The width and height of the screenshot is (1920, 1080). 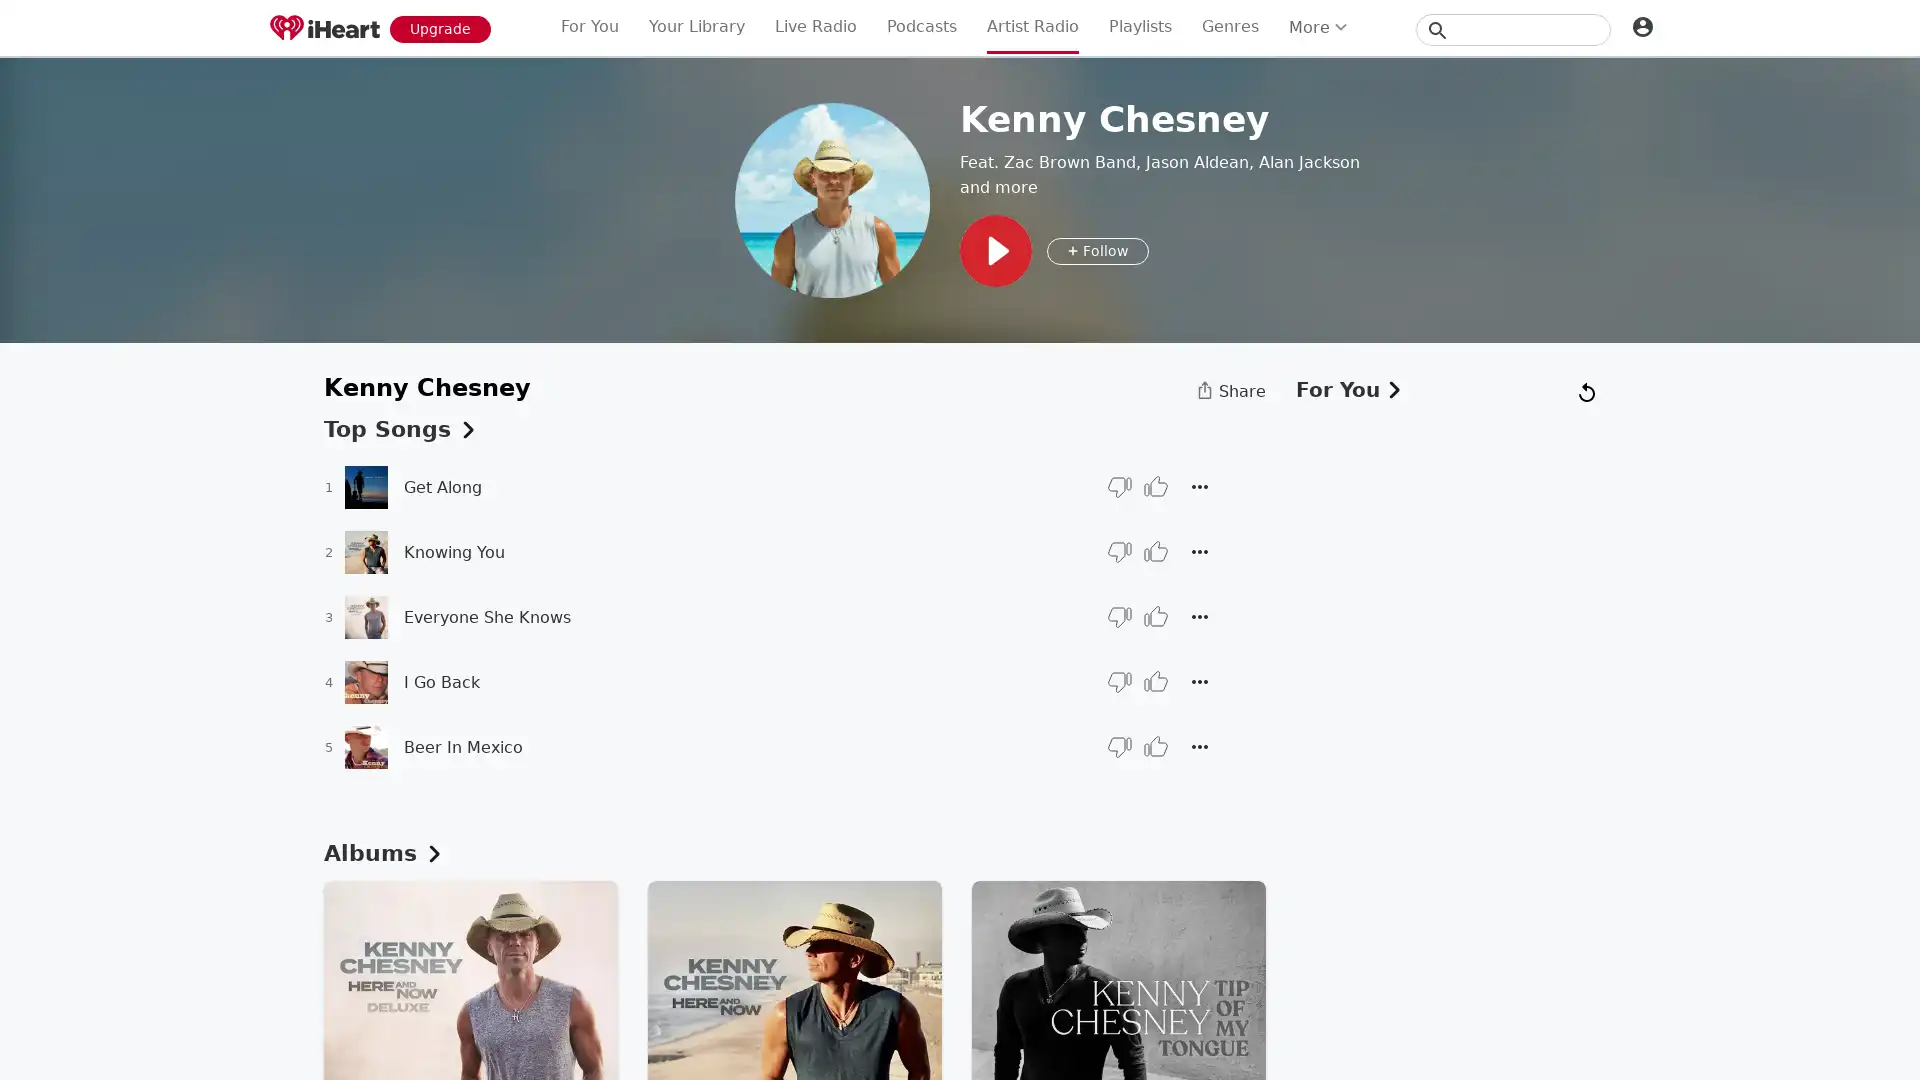 I want to click on Play, so click(x=365, y=486).